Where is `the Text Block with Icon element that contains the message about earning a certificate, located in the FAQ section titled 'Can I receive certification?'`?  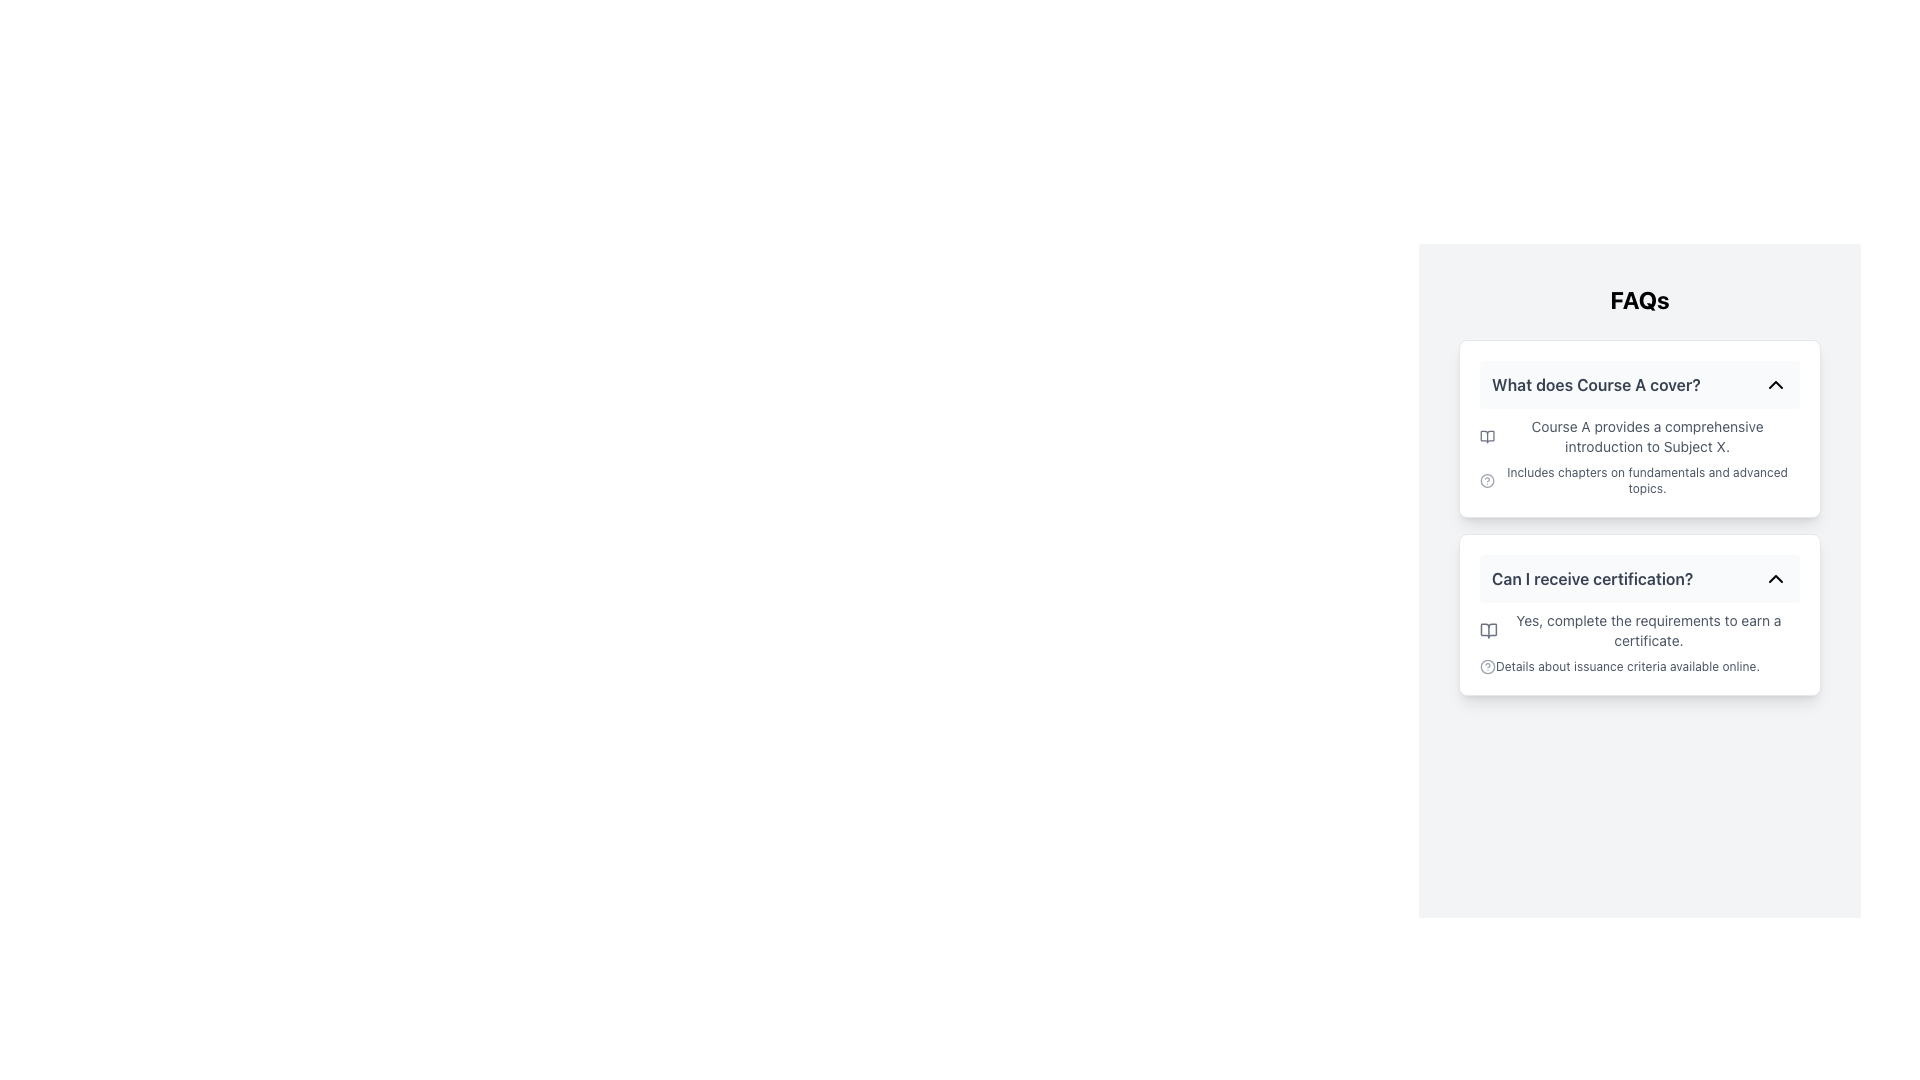
the Text Block with Icon element that contains the message about earning a certificate, located in the FAQ section titled 'Can I receive certification?' is located at coordinates (1640, 643).